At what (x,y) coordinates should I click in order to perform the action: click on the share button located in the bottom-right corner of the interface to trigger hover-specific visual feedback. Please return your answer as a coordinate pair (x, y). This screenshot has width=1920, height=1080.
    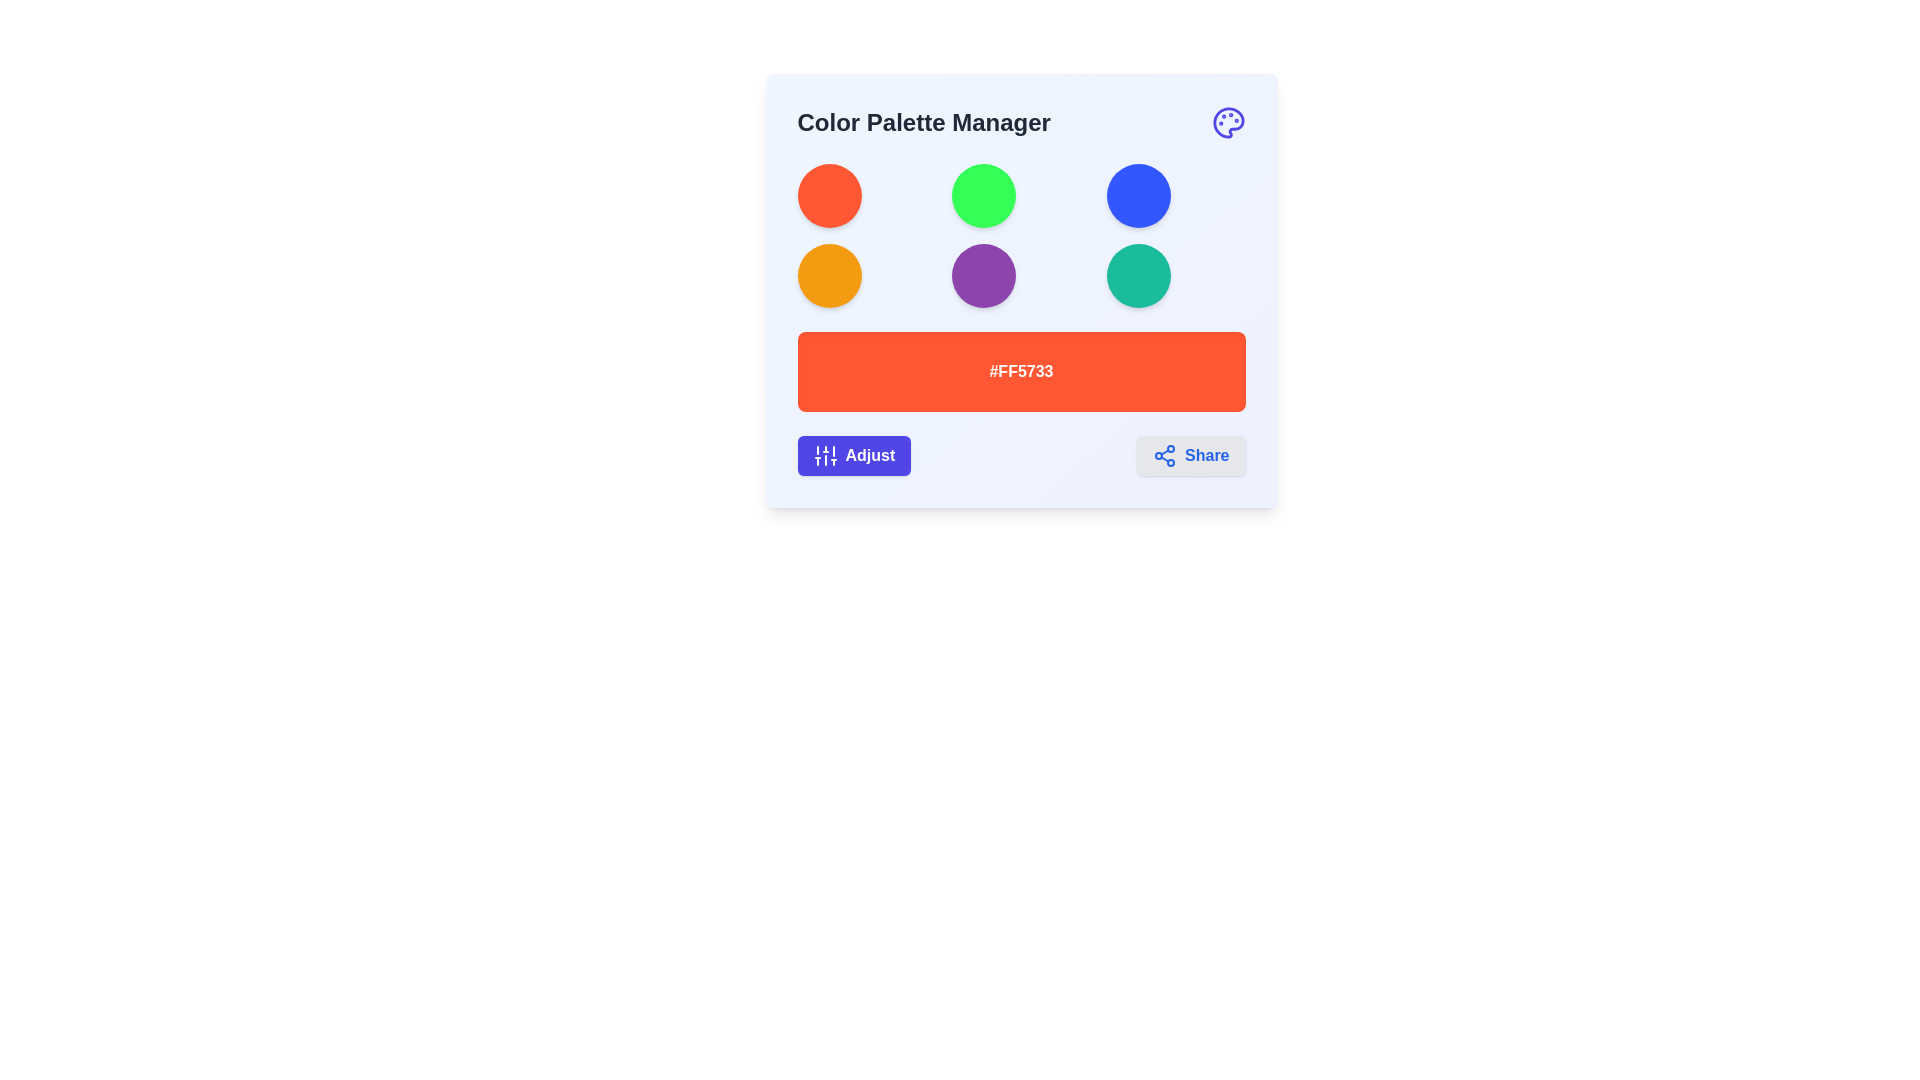
    Looking at the image, I should click on (1191, 455).